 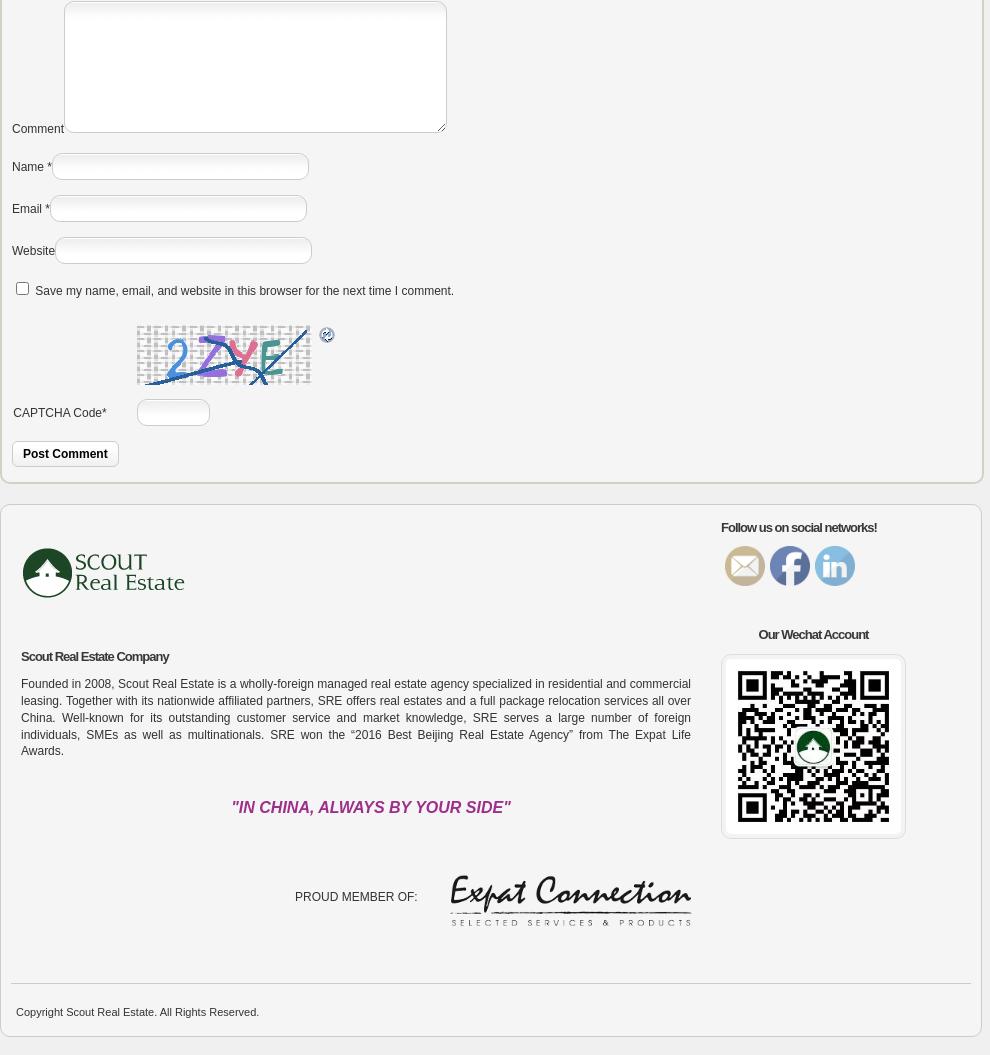 I want to click on 'PROUD MEMBER OF:', so click(x=355, y=895).